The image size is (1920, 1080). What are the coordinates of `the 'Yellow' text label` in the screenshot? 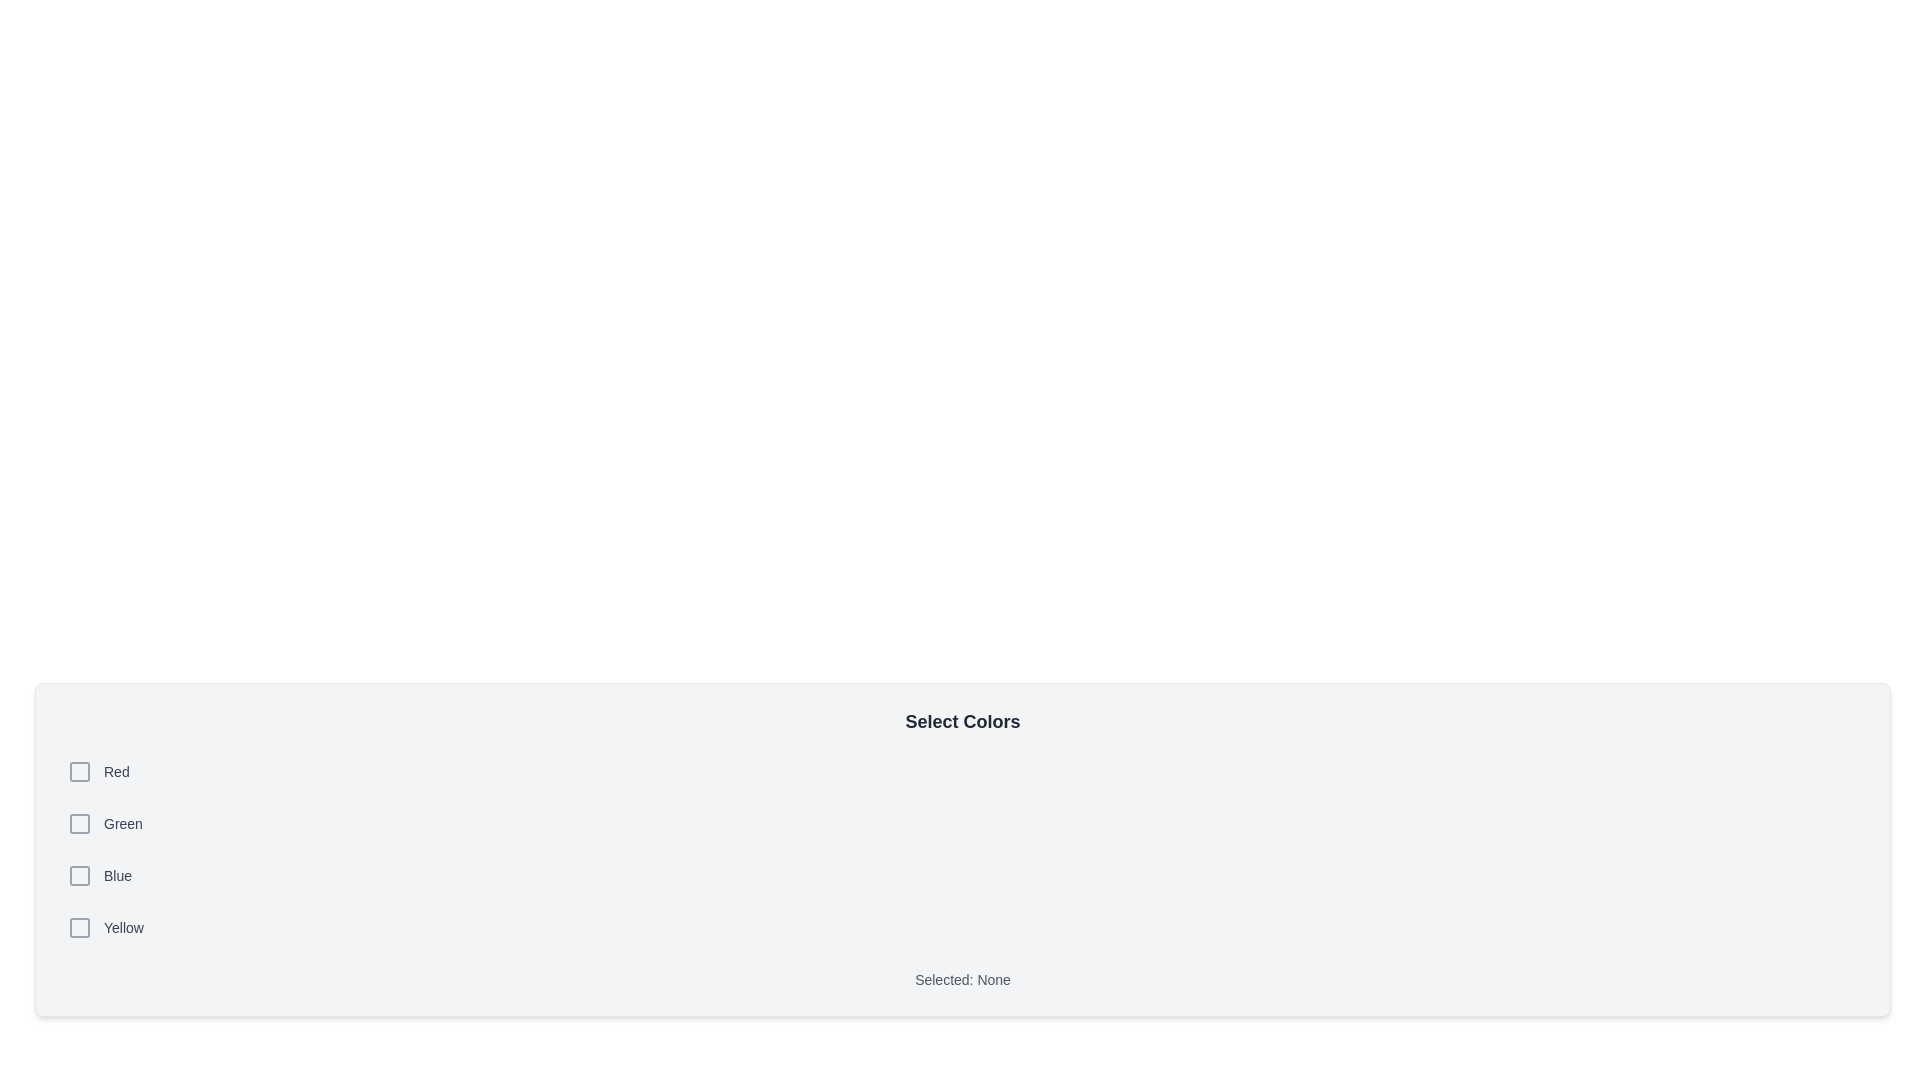 It's located at (123, 928).